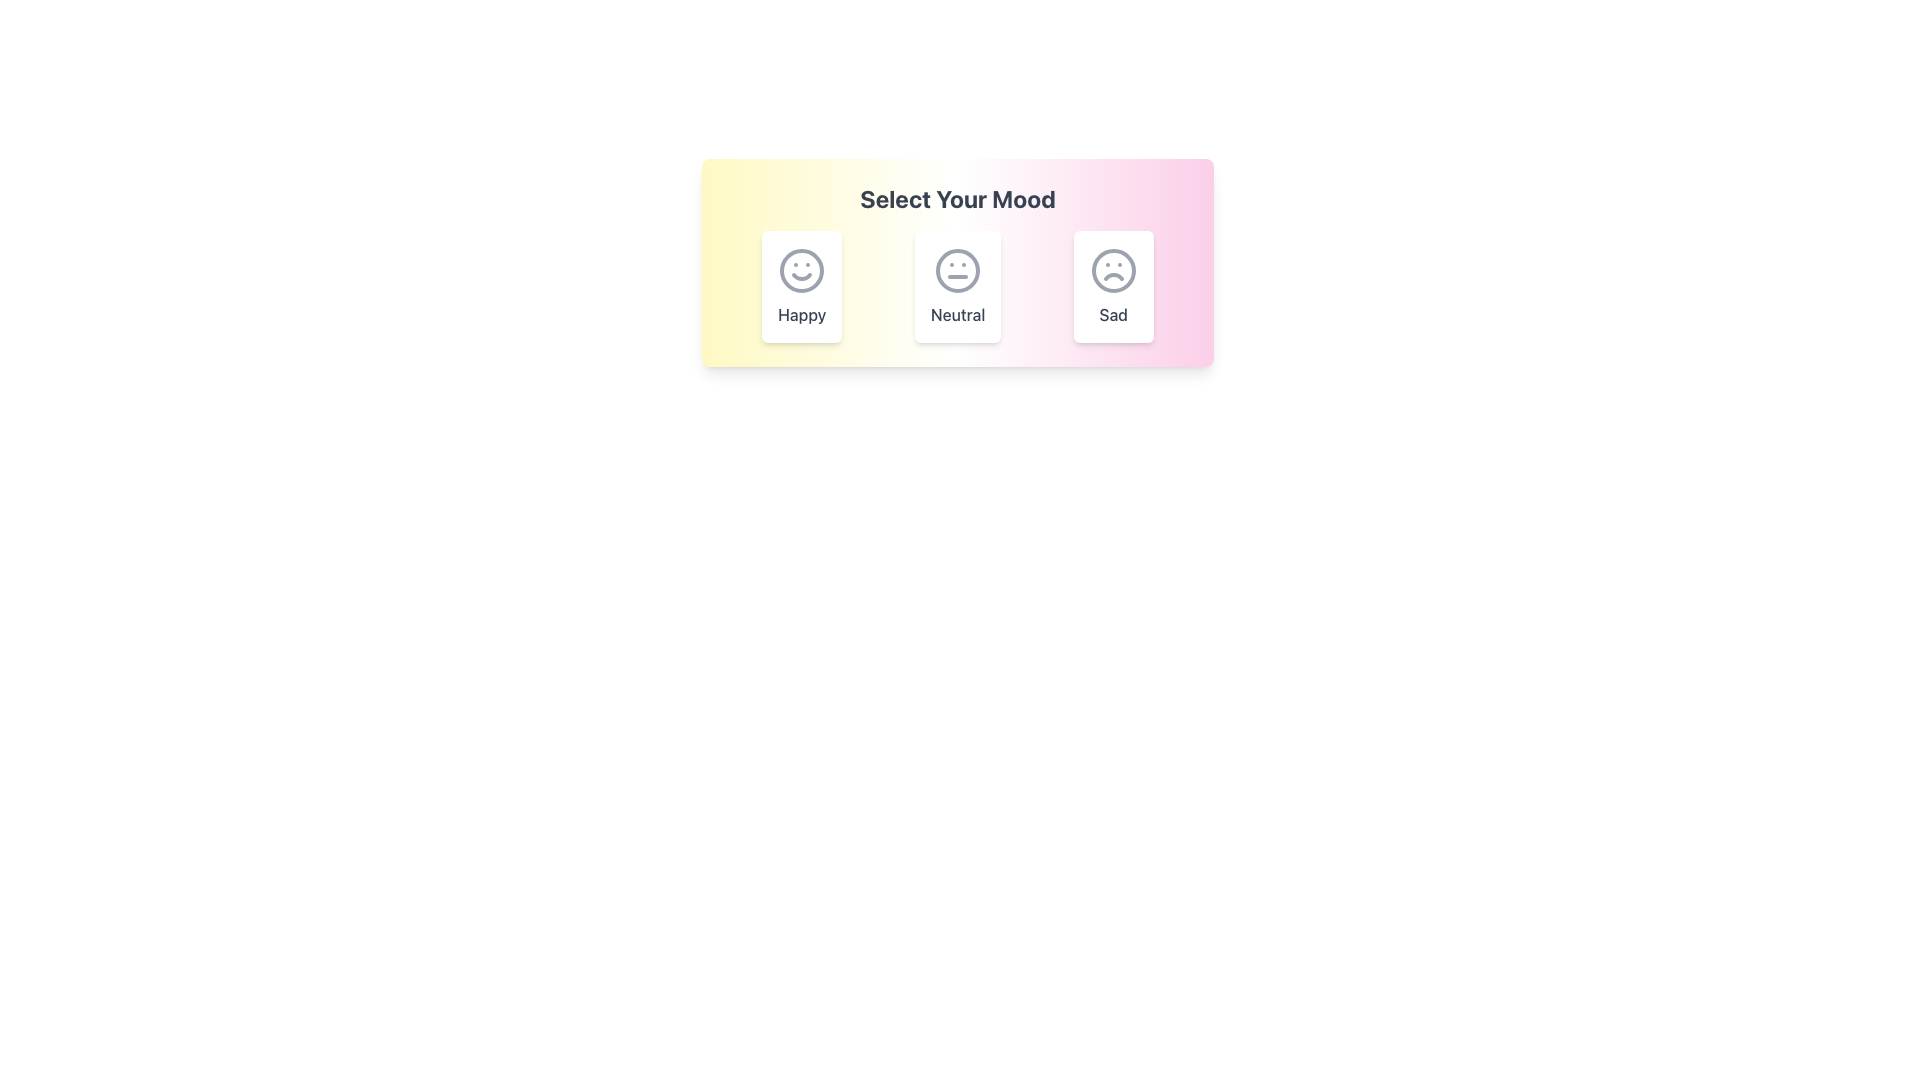 This screenshot has height=1080, width=1920. What do you see at coordinates (957, 315) in the screenshot?
I see `the 'Neutral' label which is displayed in a medium font weight and styled with a gray color tone, positioned beneath a neutral face emoticon and centered between 'Happy' and 'Sad' mood options` at bounding box center [957, 315].